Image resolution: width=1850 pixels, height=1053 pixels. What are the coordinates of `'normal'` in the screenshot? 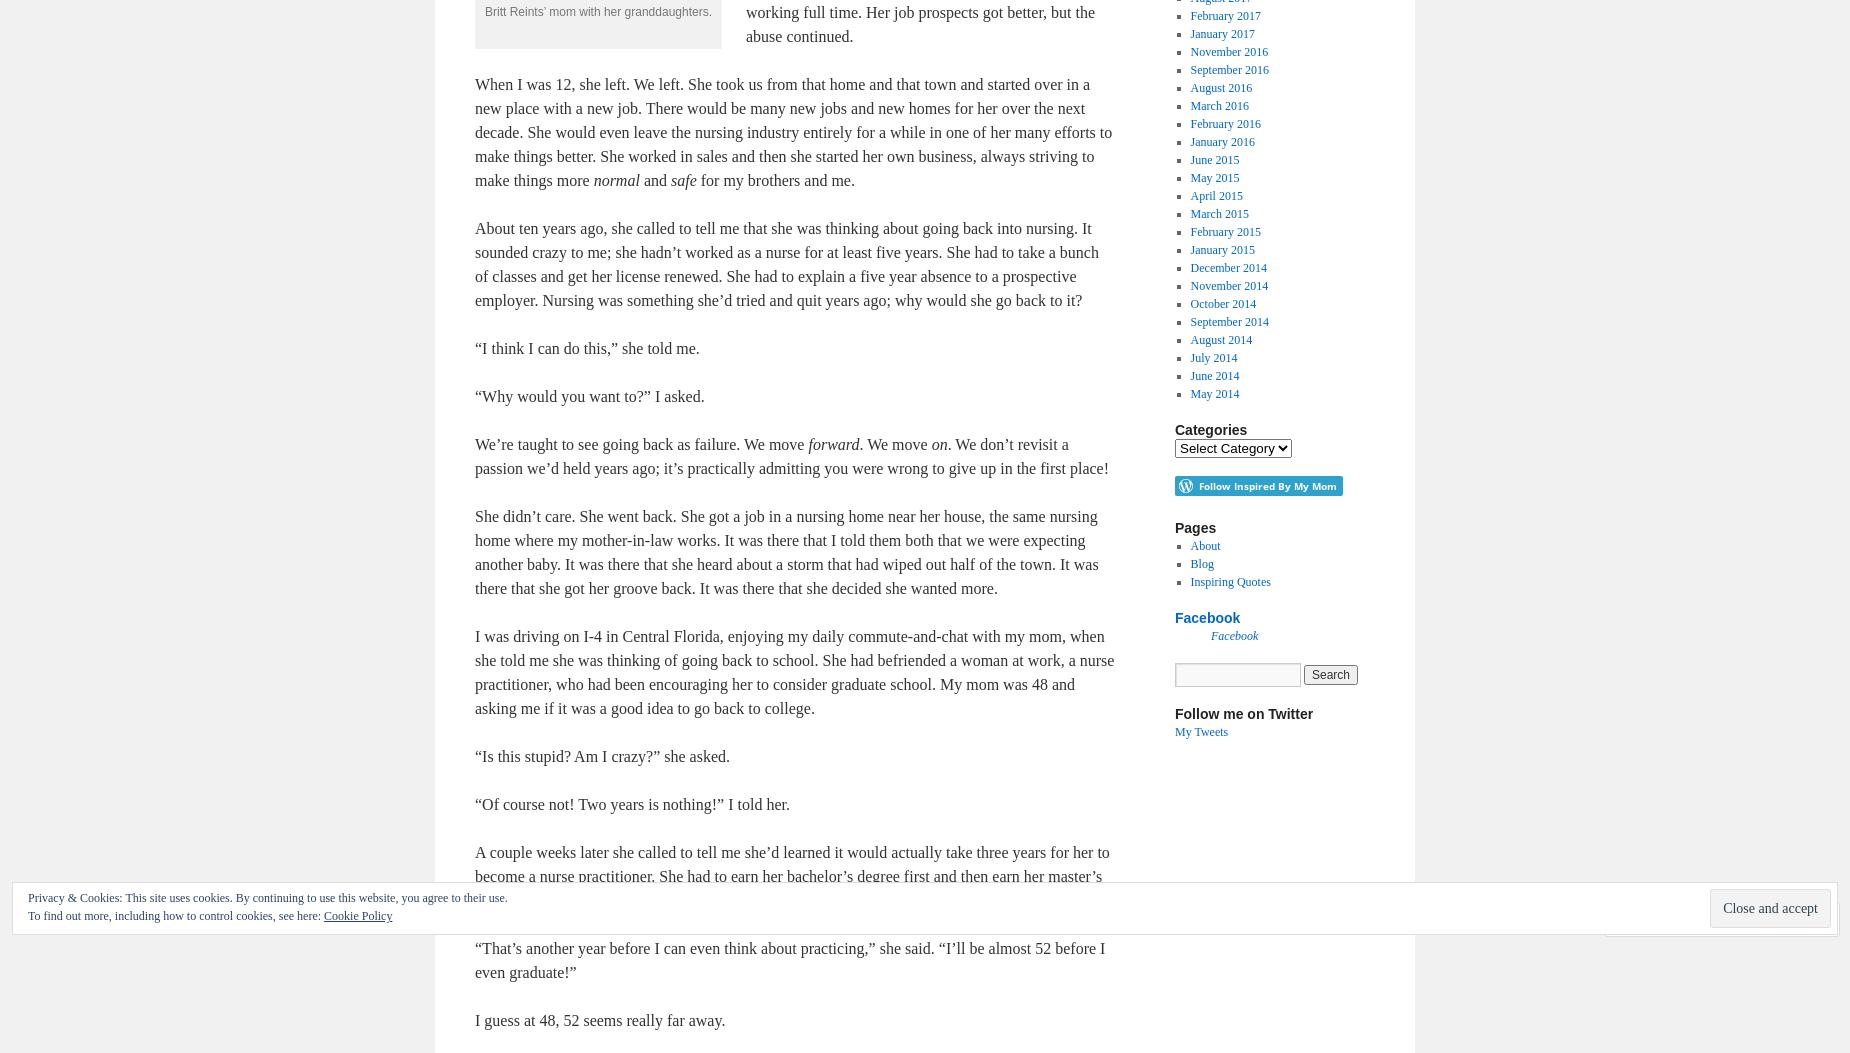 It's located at (616, 179).